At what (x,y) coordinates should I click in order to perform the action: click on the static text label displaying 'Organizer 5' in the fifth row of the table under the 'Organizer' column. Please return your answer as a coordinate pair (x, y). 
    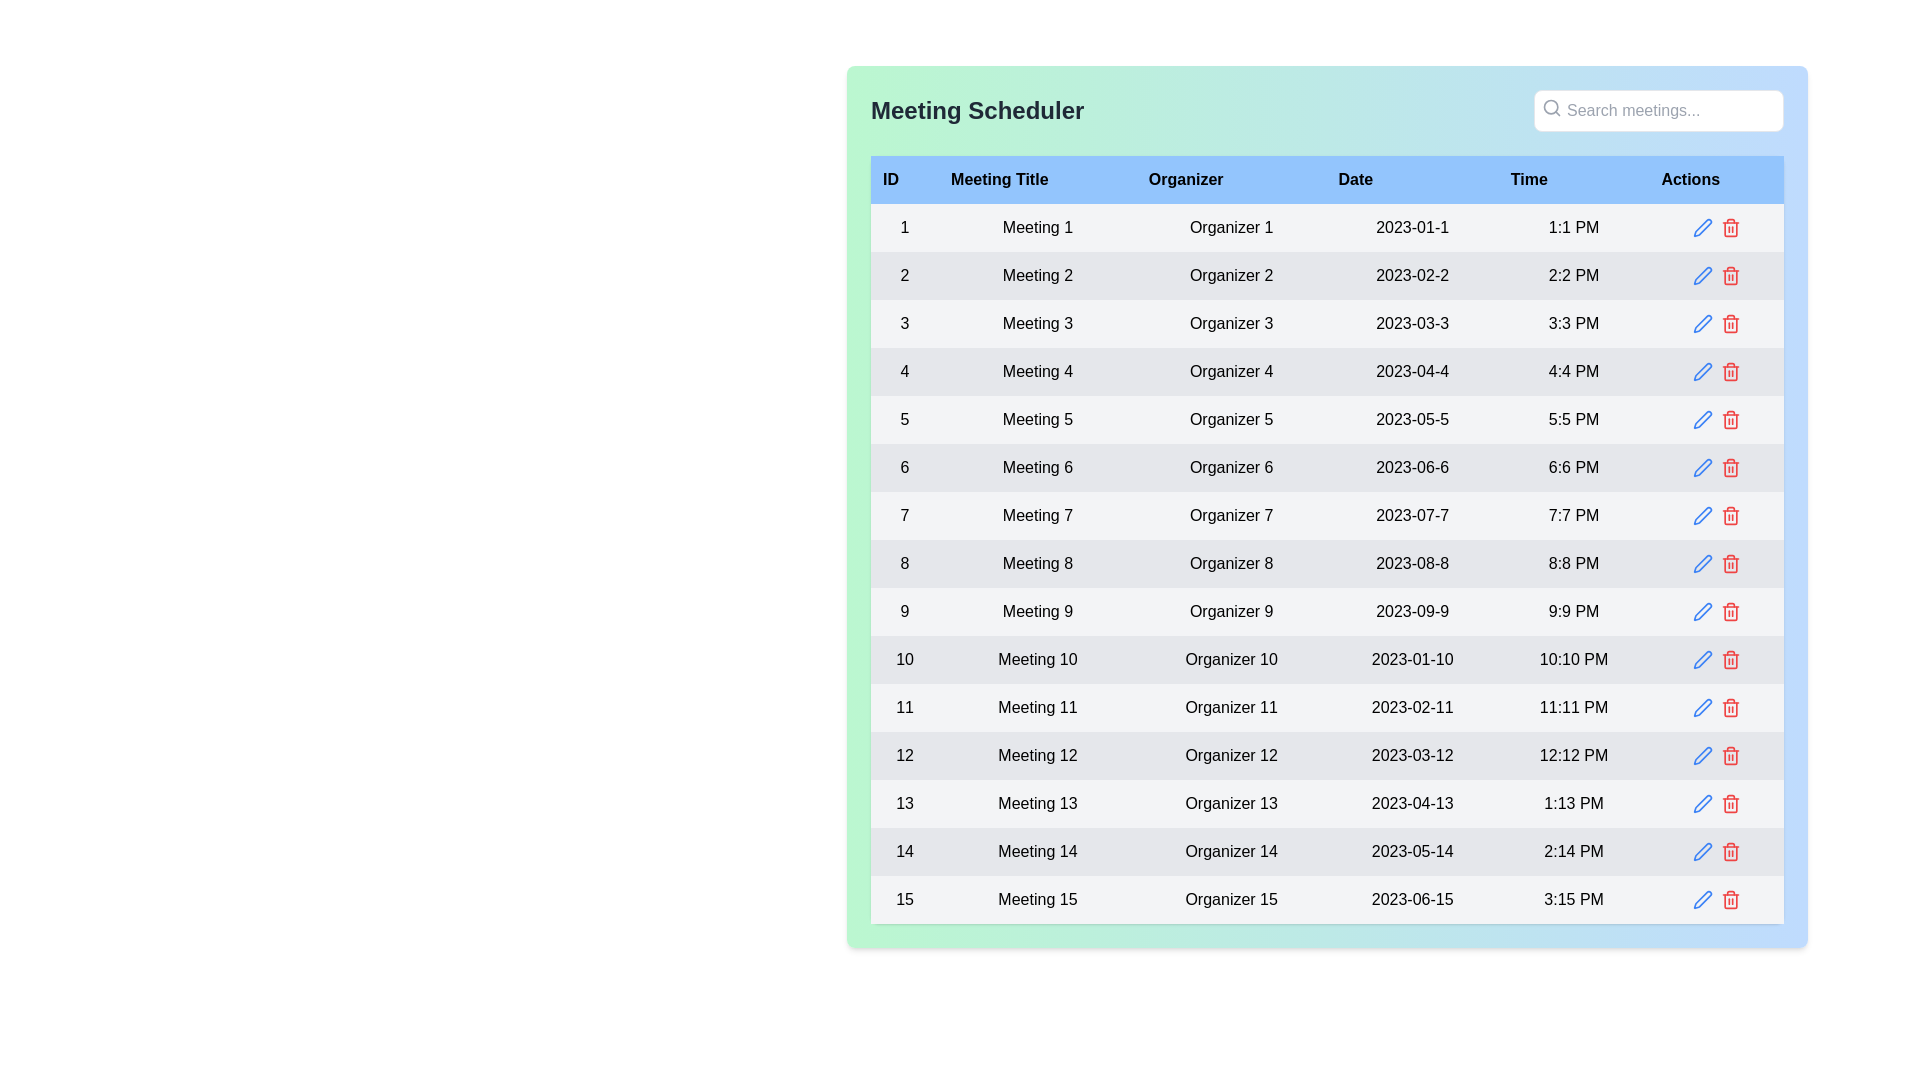
    Looking at the image, I should click on (1230, 419).